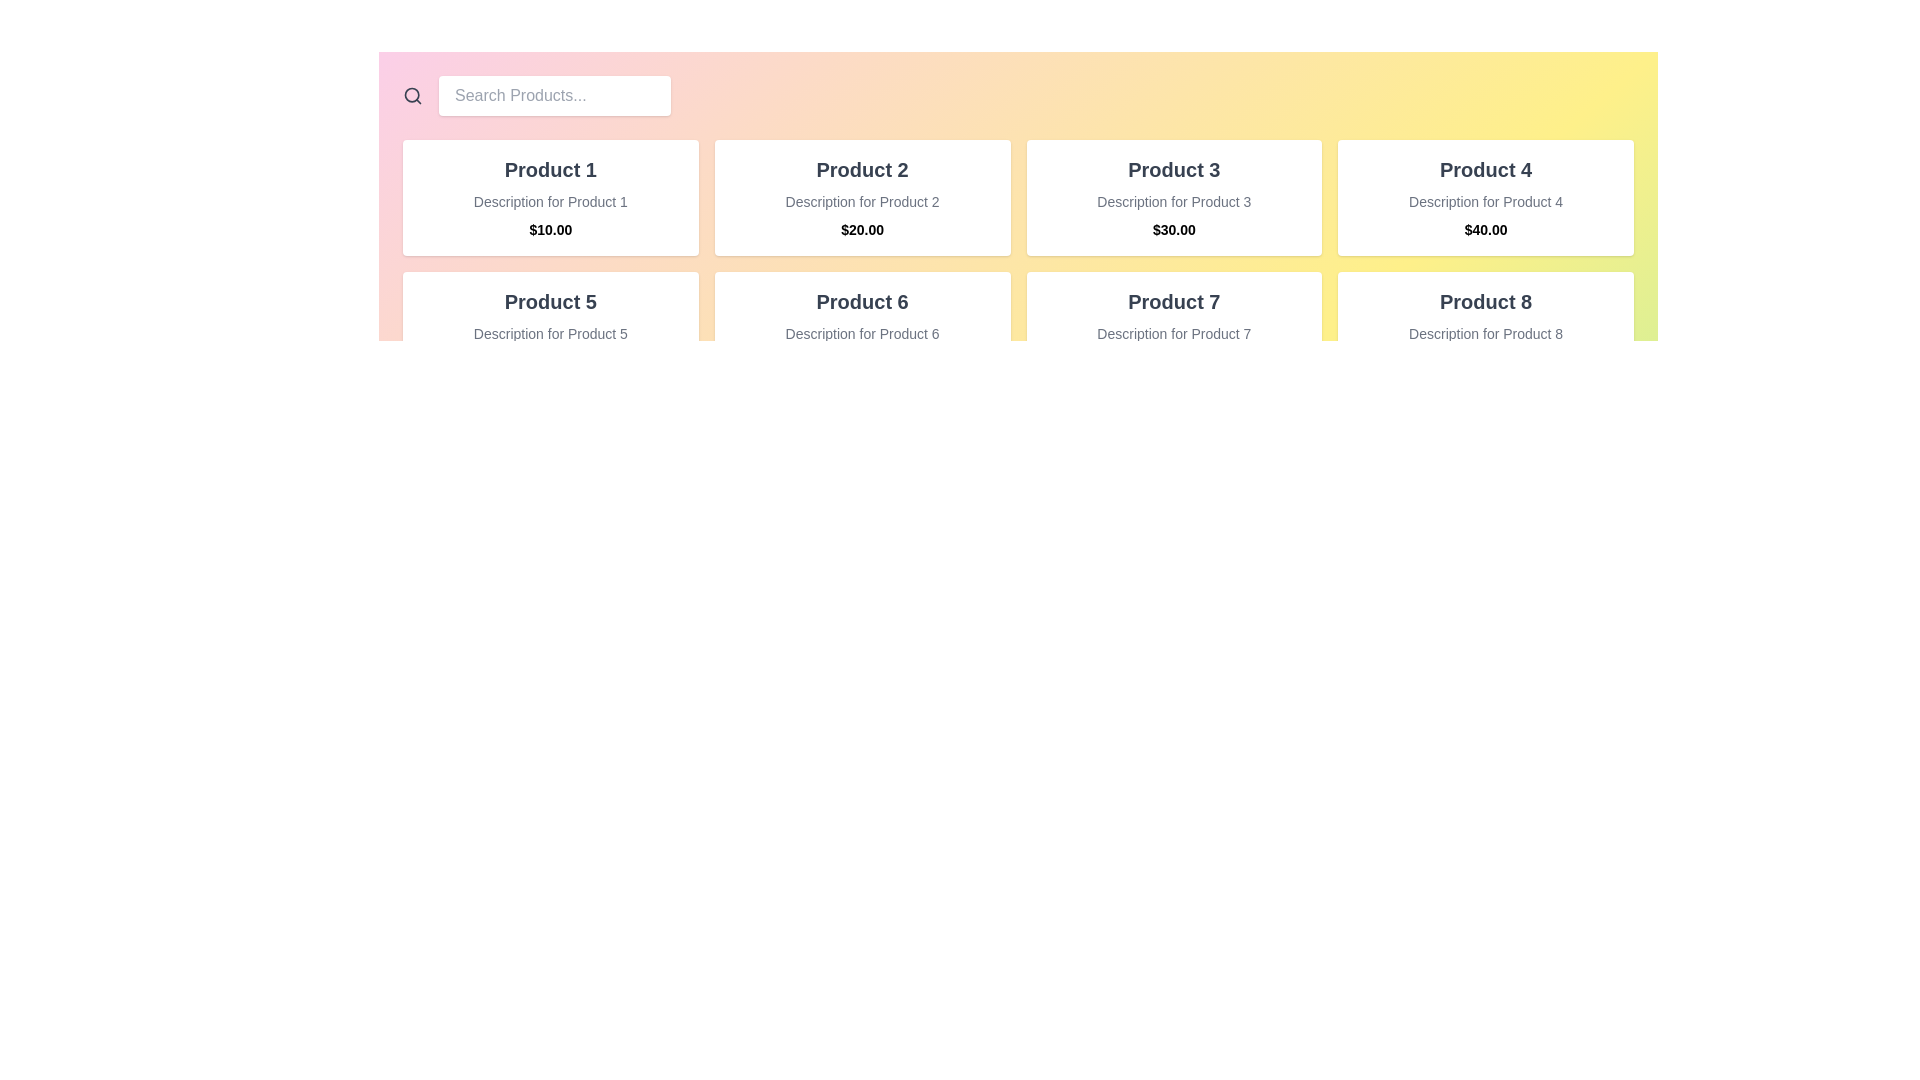 Image resolution: width=1920 pixels, height=1080 pixels. Describe the element at coordinates (550, 301) in the screenshot. I see `text element that serves as the title or name of the product, positioned in the second row of the product grid layout and left-aligned with 'Description for Product 5' and '$50.00'` at that location.